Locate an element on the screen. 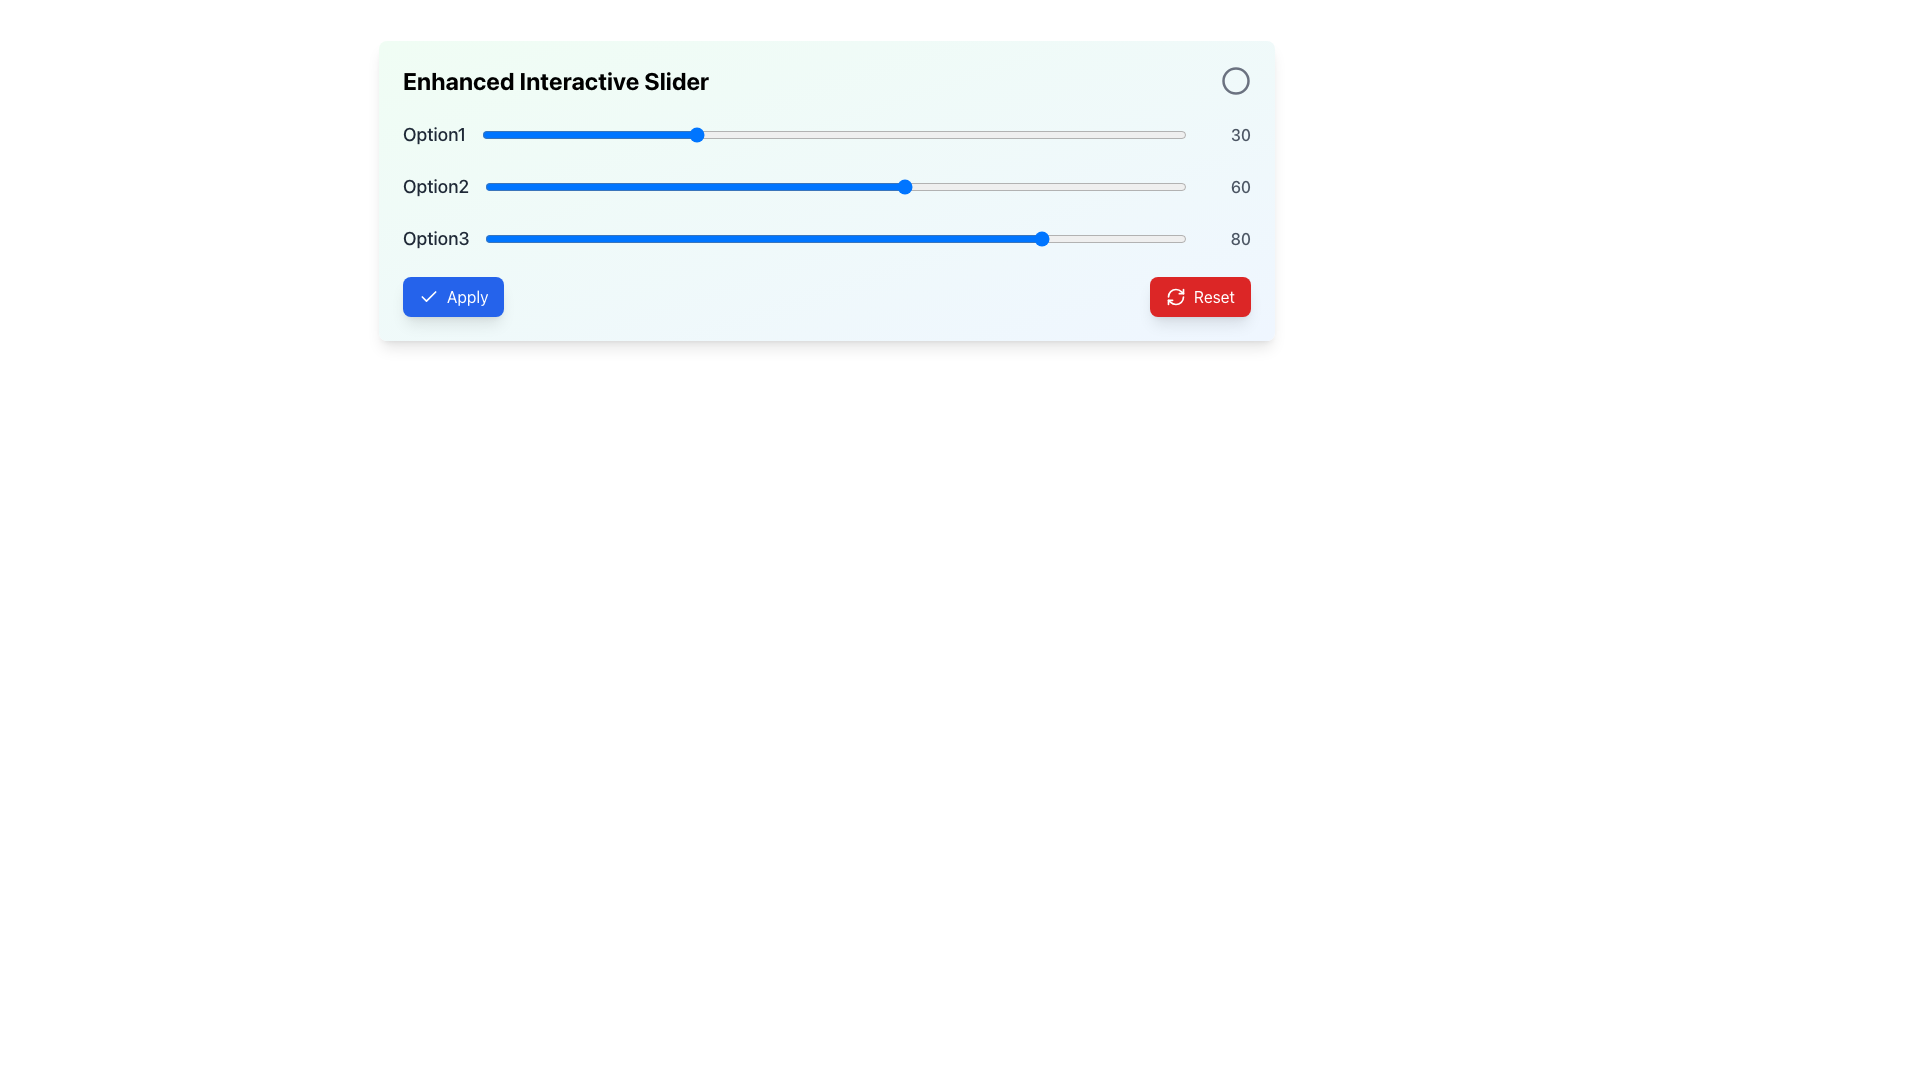 Image resolution: width=1920 pixels, height=1080 pixels. the slider is located at coordinates (716, 238).